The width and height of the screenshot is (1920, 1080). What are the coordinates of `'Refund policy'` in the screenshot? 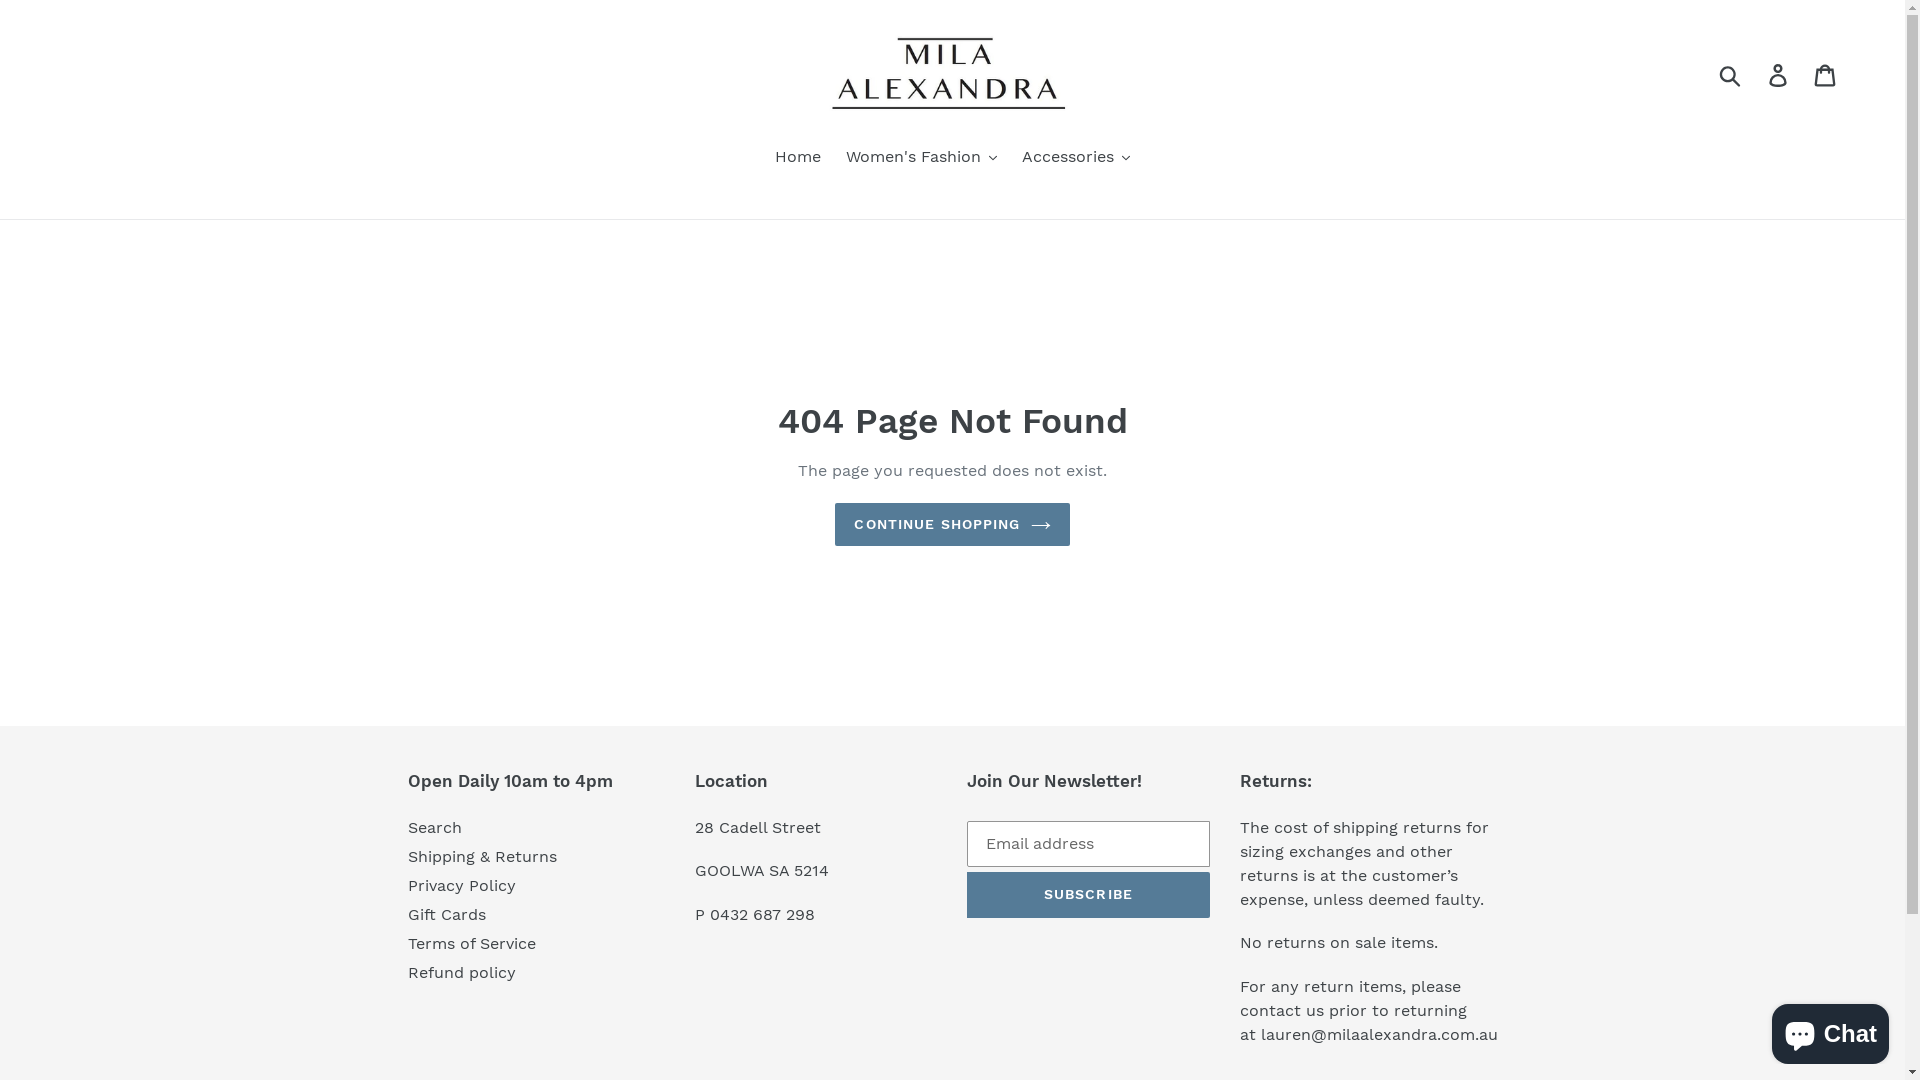 It's located at (460, 971).